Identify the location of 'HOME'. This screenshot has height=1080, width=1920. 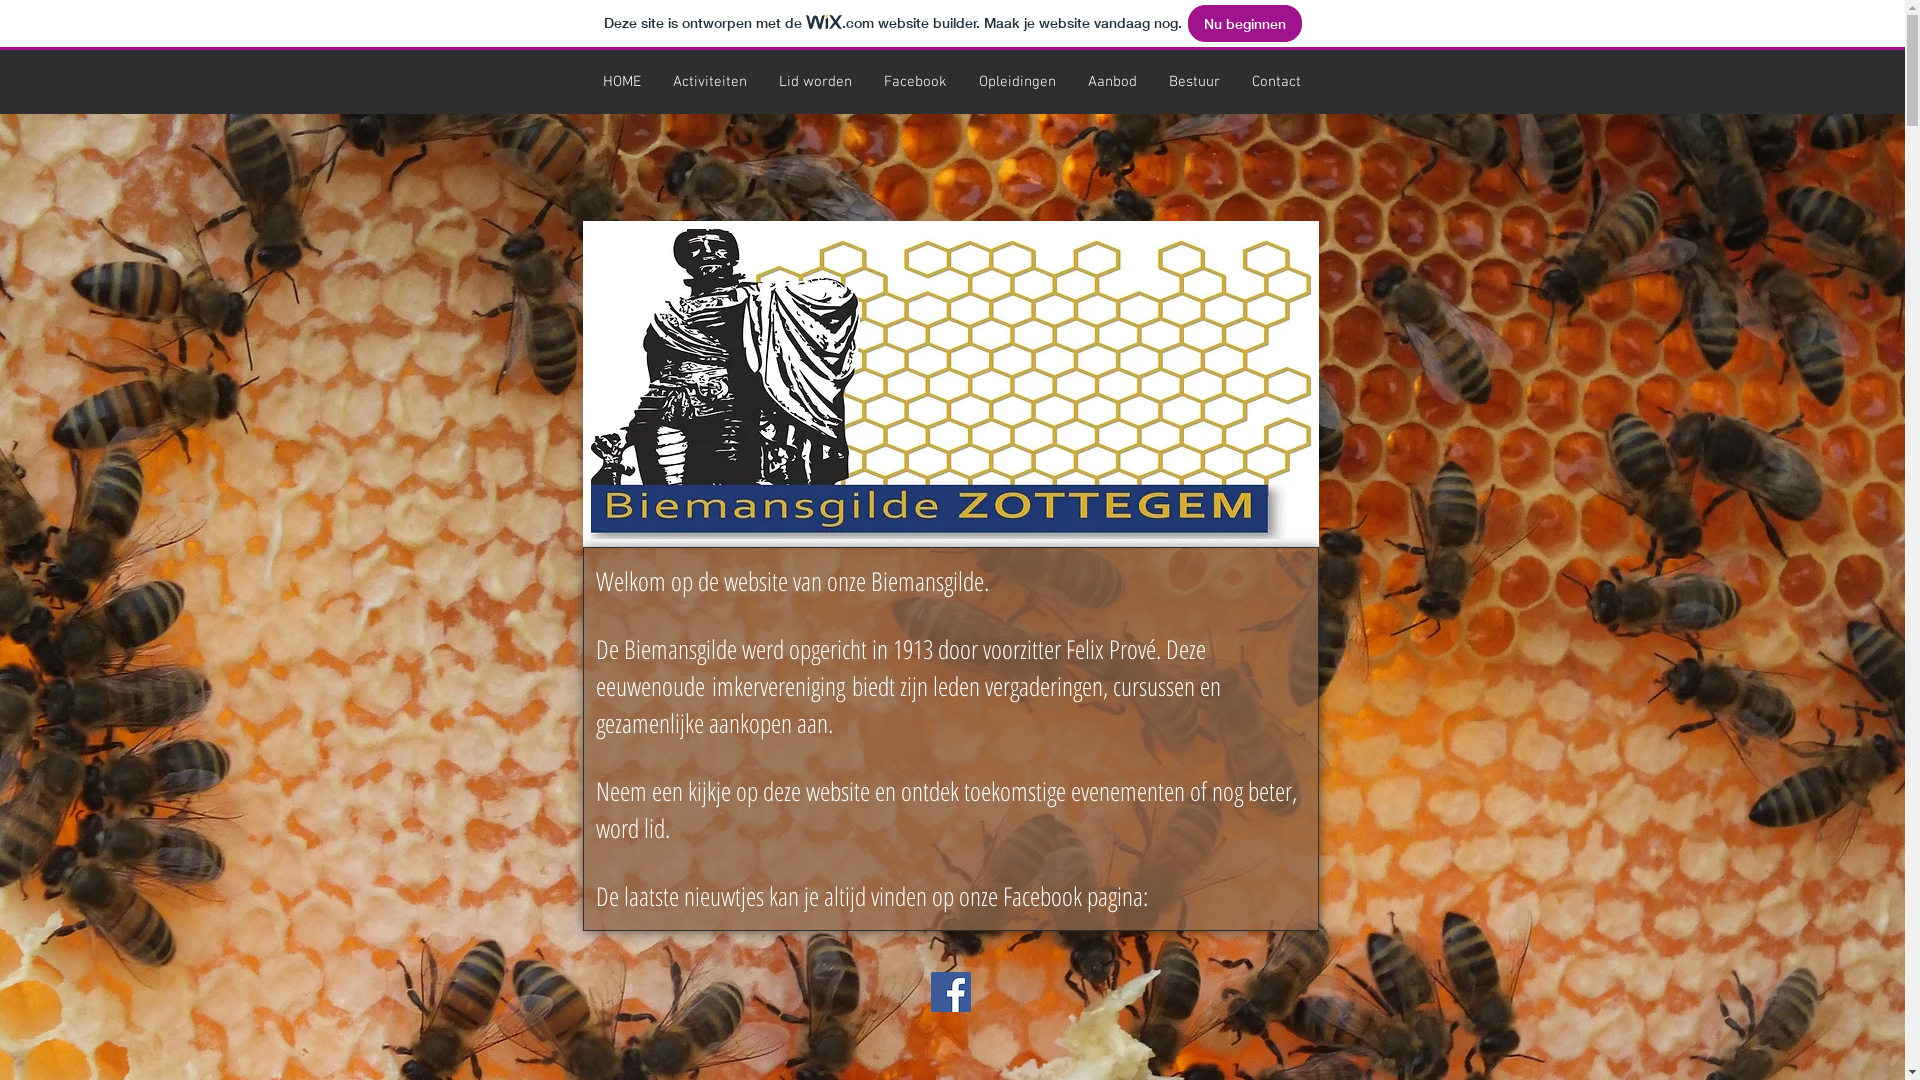
(619, 80).